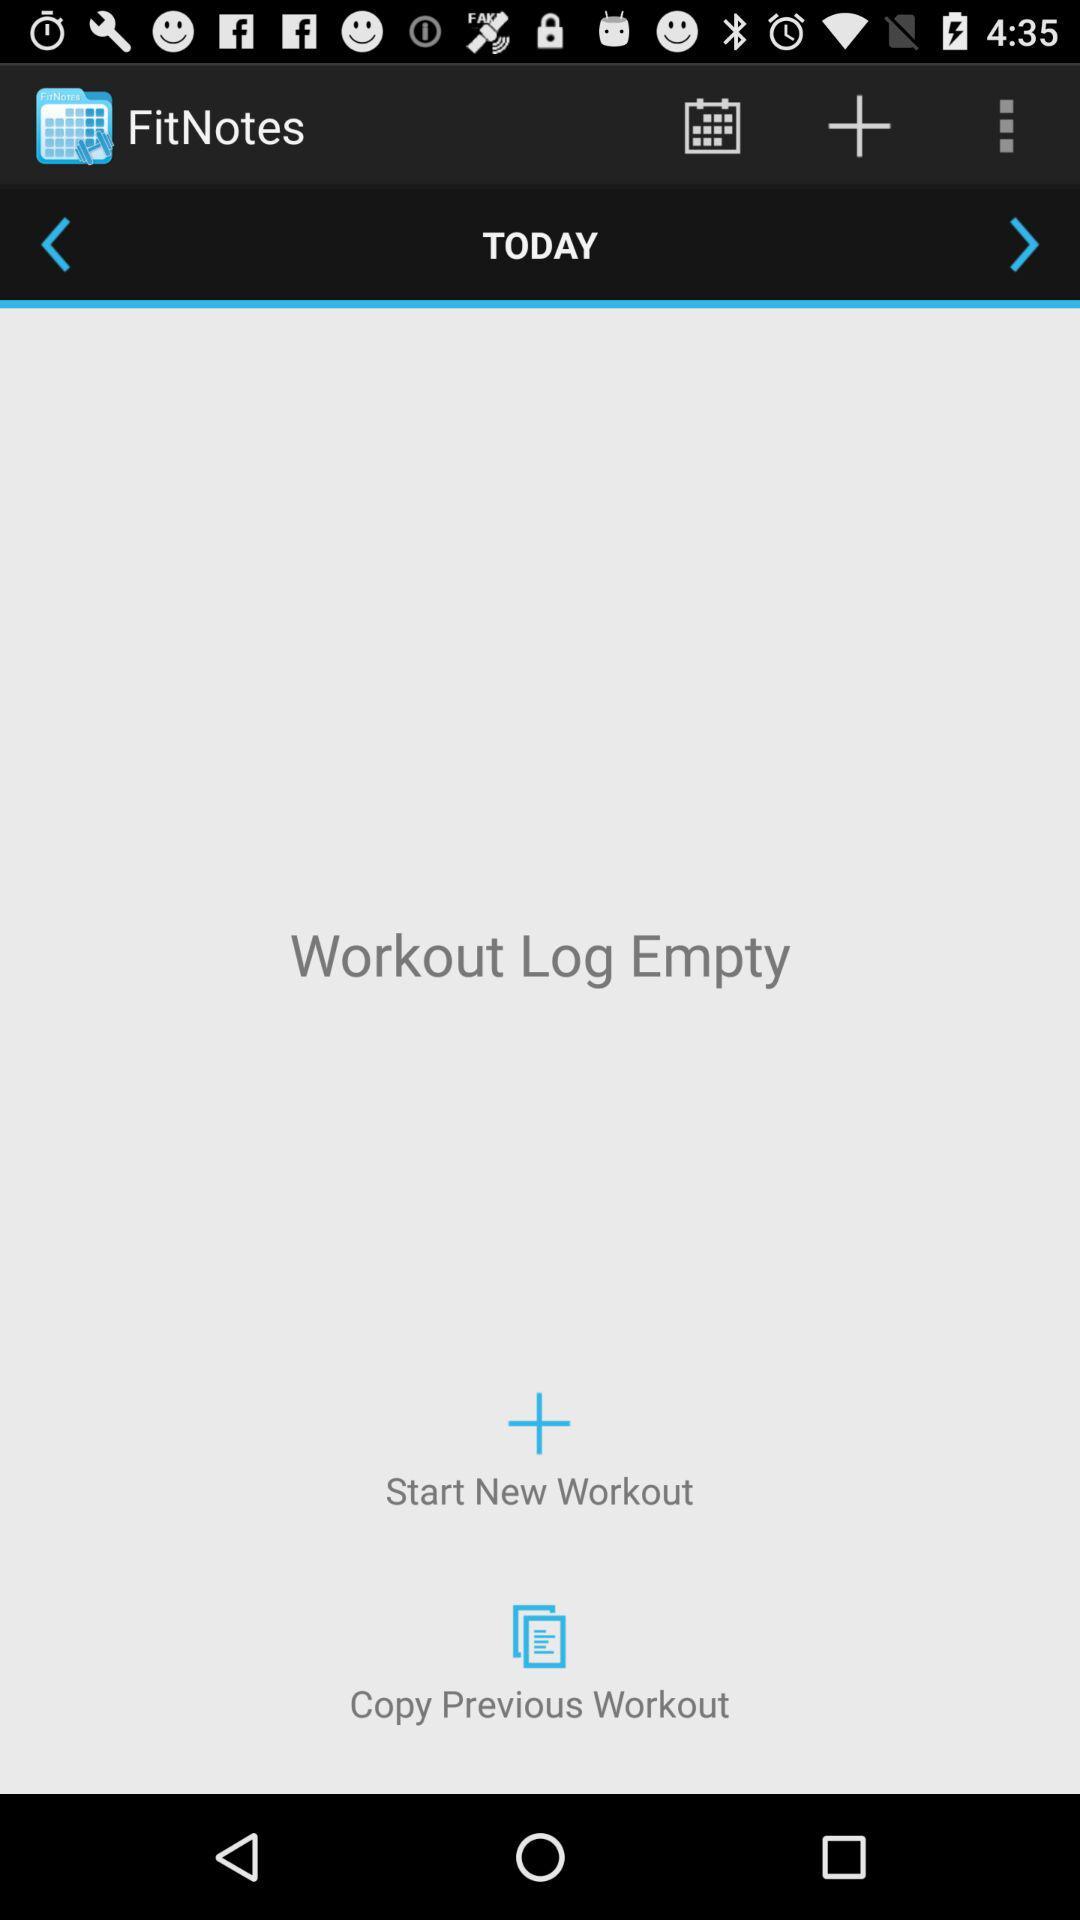  What do you see at coordinates (538, 1661) in the screenshot?
I see `copy previous workout item` at bounding box center [538, 1661].